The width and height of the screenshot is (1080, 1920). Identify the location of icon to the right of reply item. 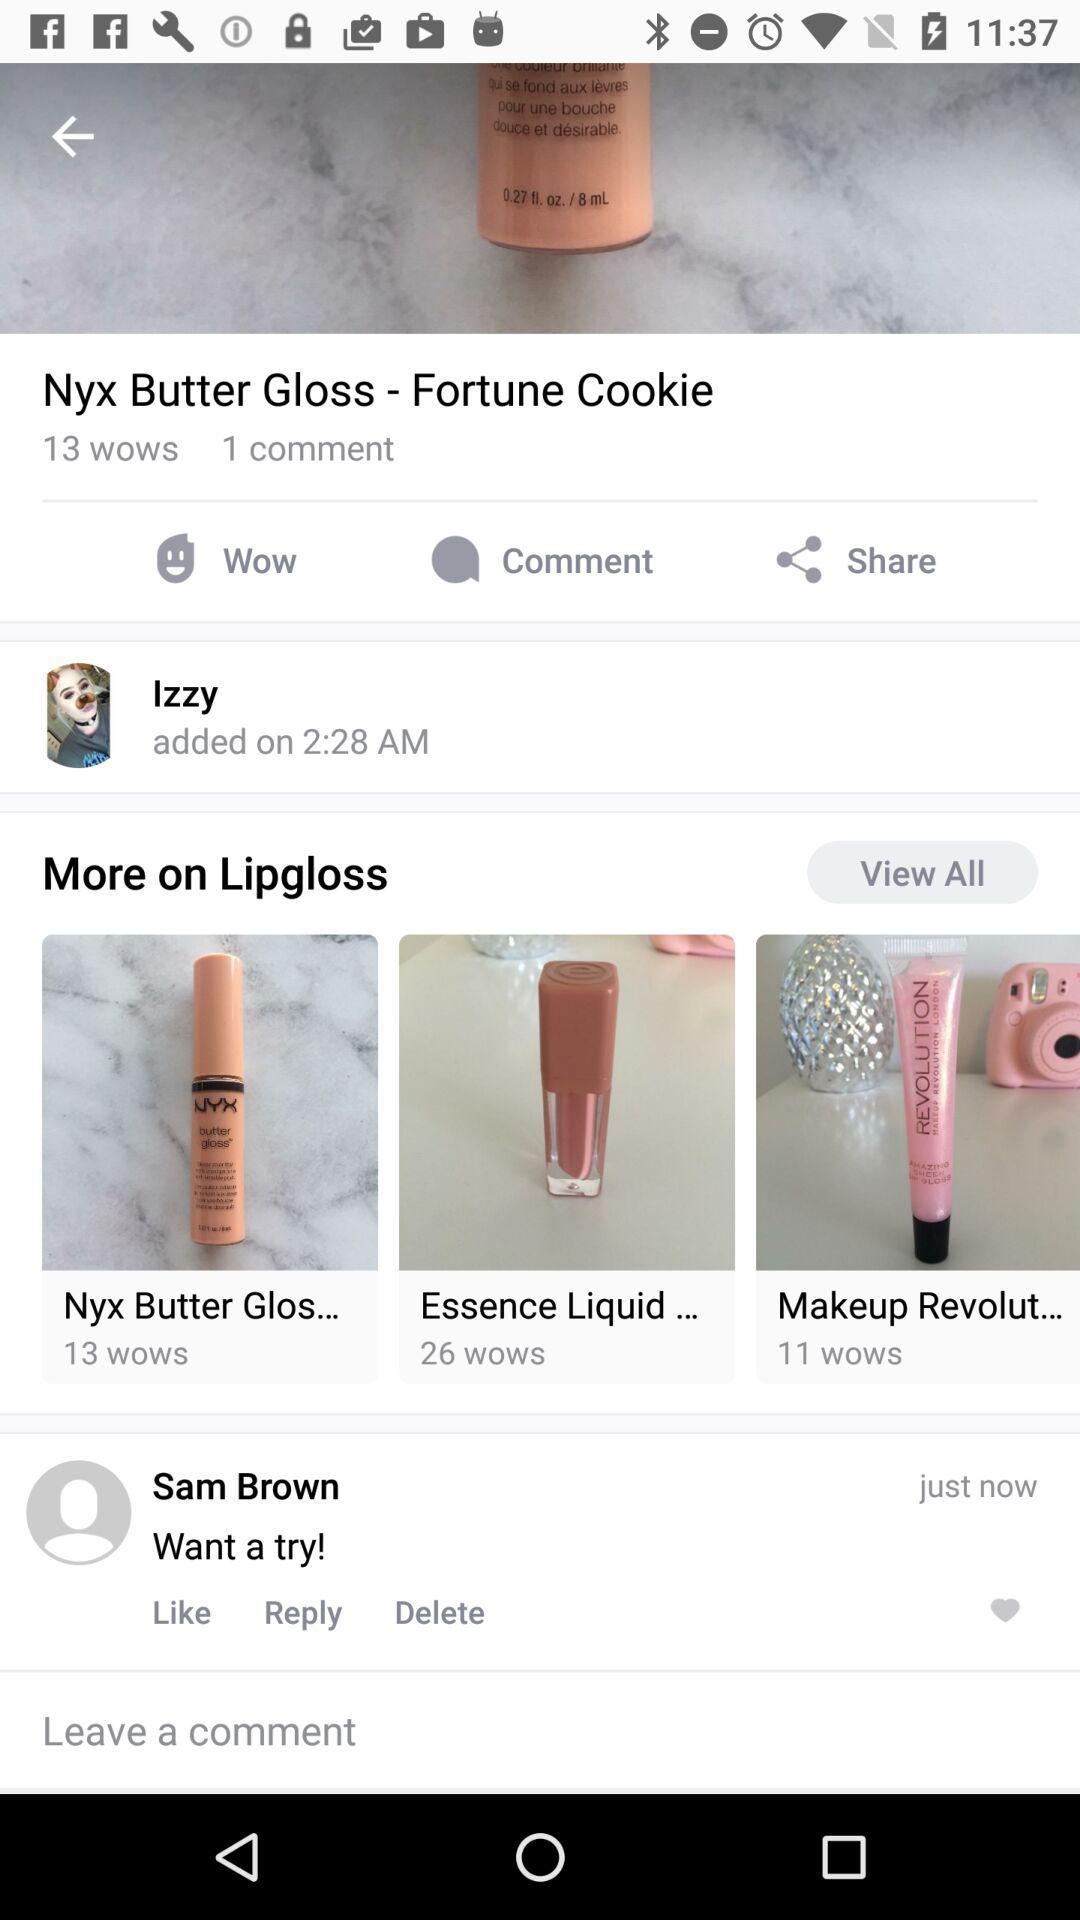
(438, 1611).